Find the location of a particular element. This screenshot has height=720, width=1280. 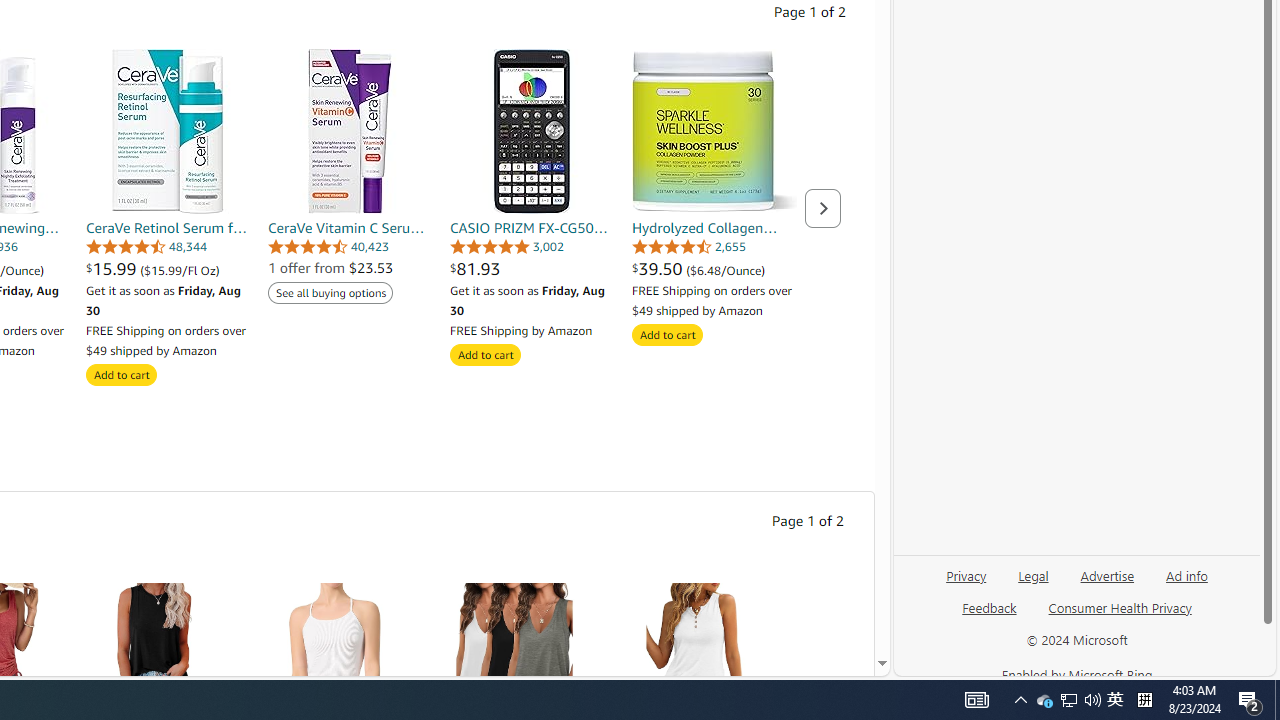

'$81.93' is located at coordinates (532, 267).